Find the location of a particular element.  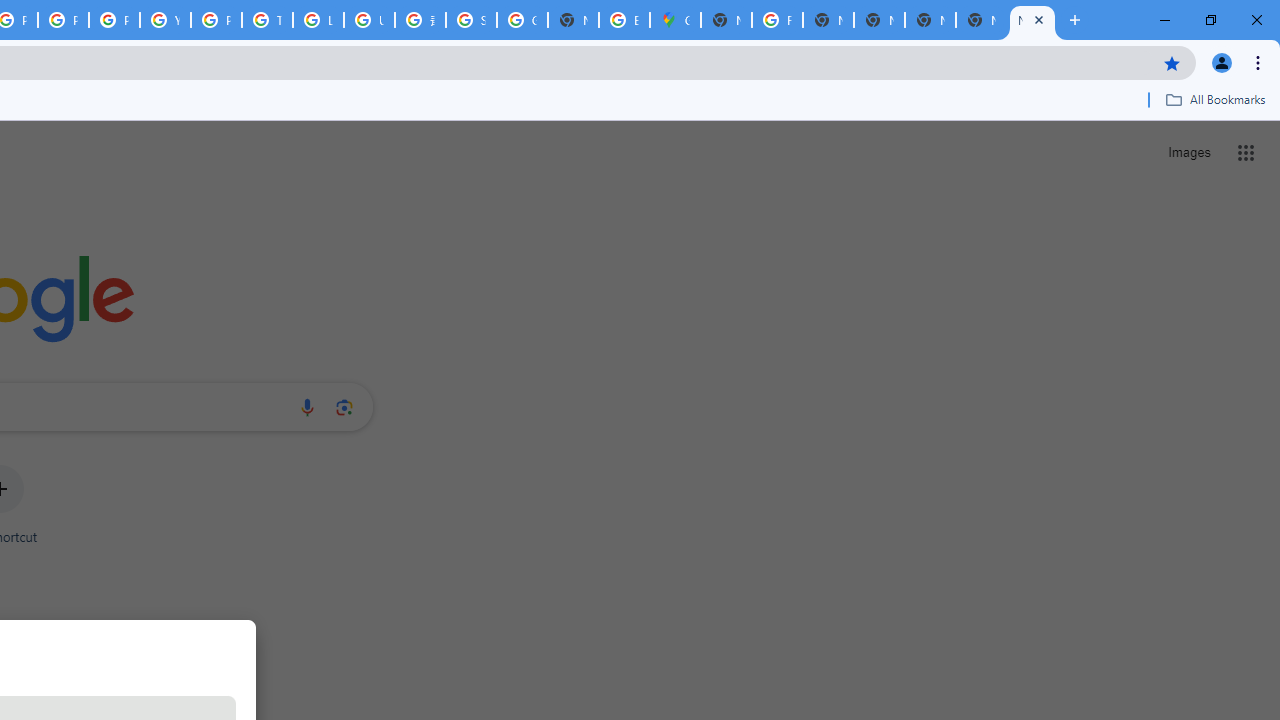

'Sign in - Google Accounts' is located at coordinates (470, 20).